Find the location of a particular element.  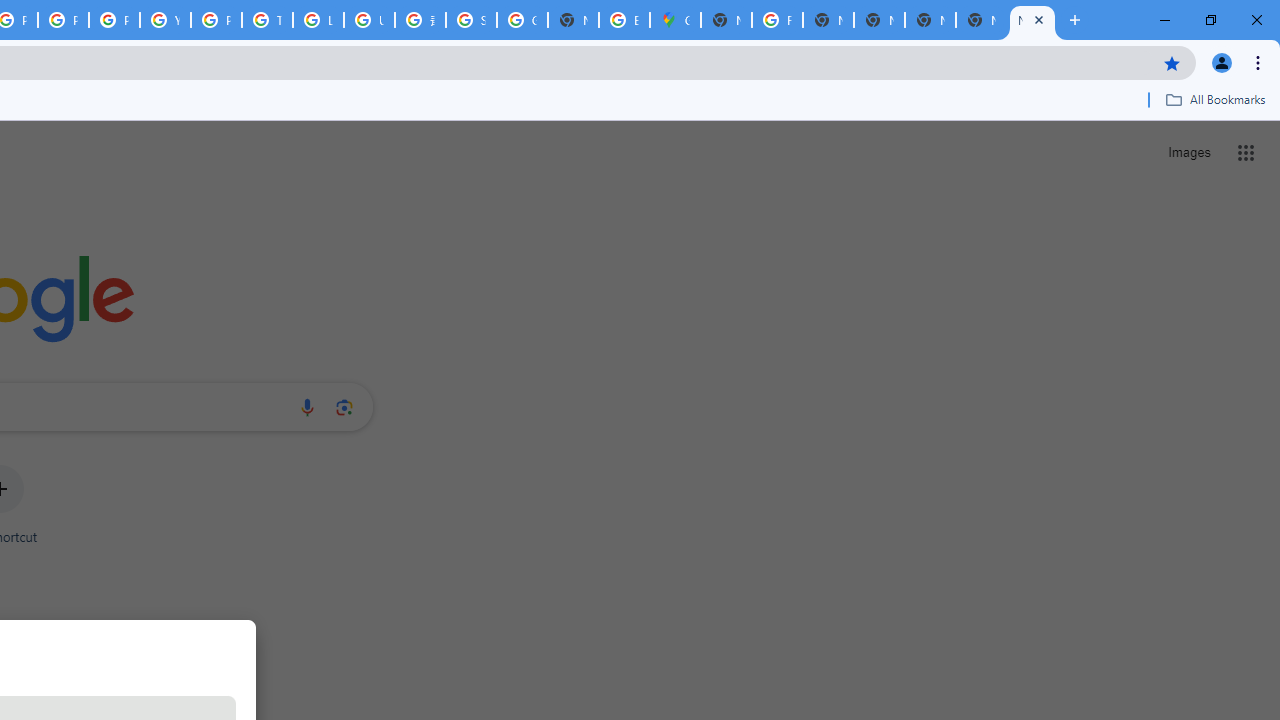

'Sign in - Google Accounts' is located at coordinates (470, 20).